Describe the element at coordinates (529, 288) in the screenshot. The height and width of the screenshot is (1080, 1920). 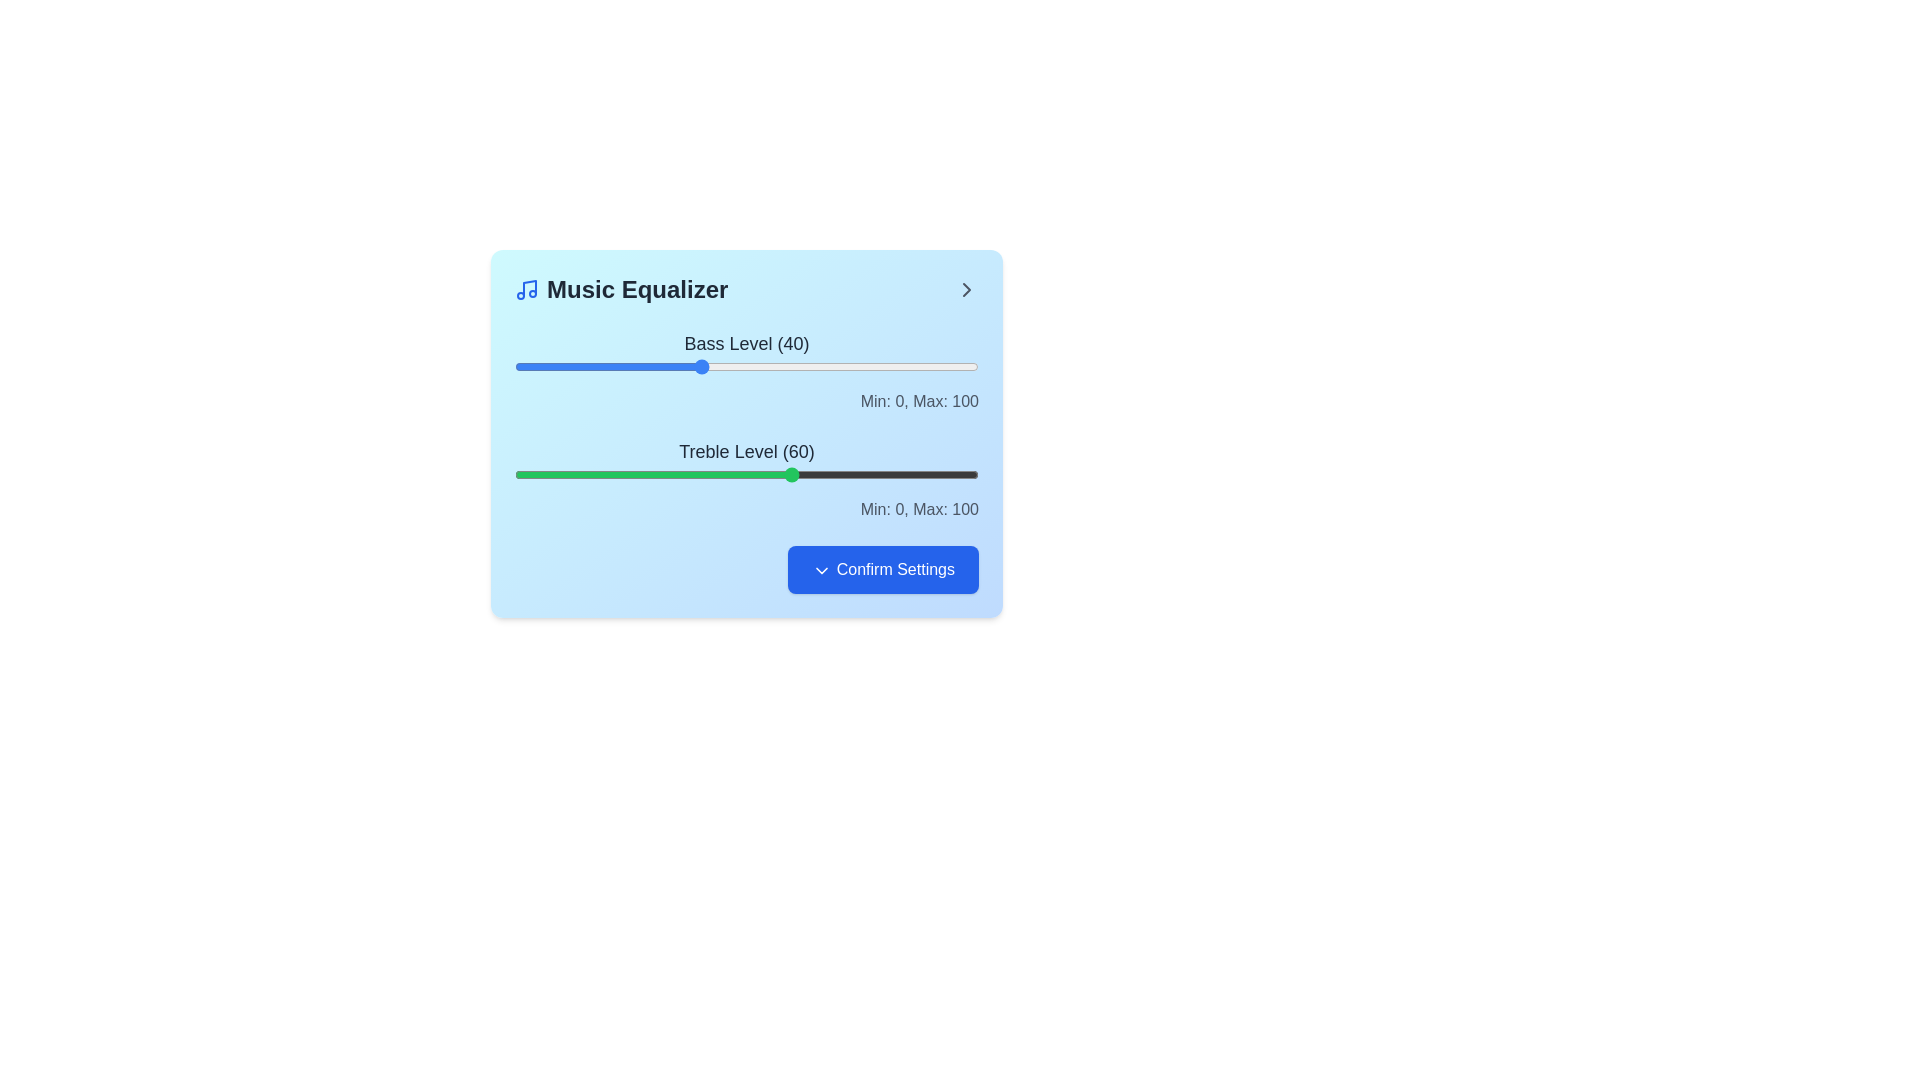
I see `the vertical line resembling a musical note stem within the 'Music Equalizer' header section` at that location.